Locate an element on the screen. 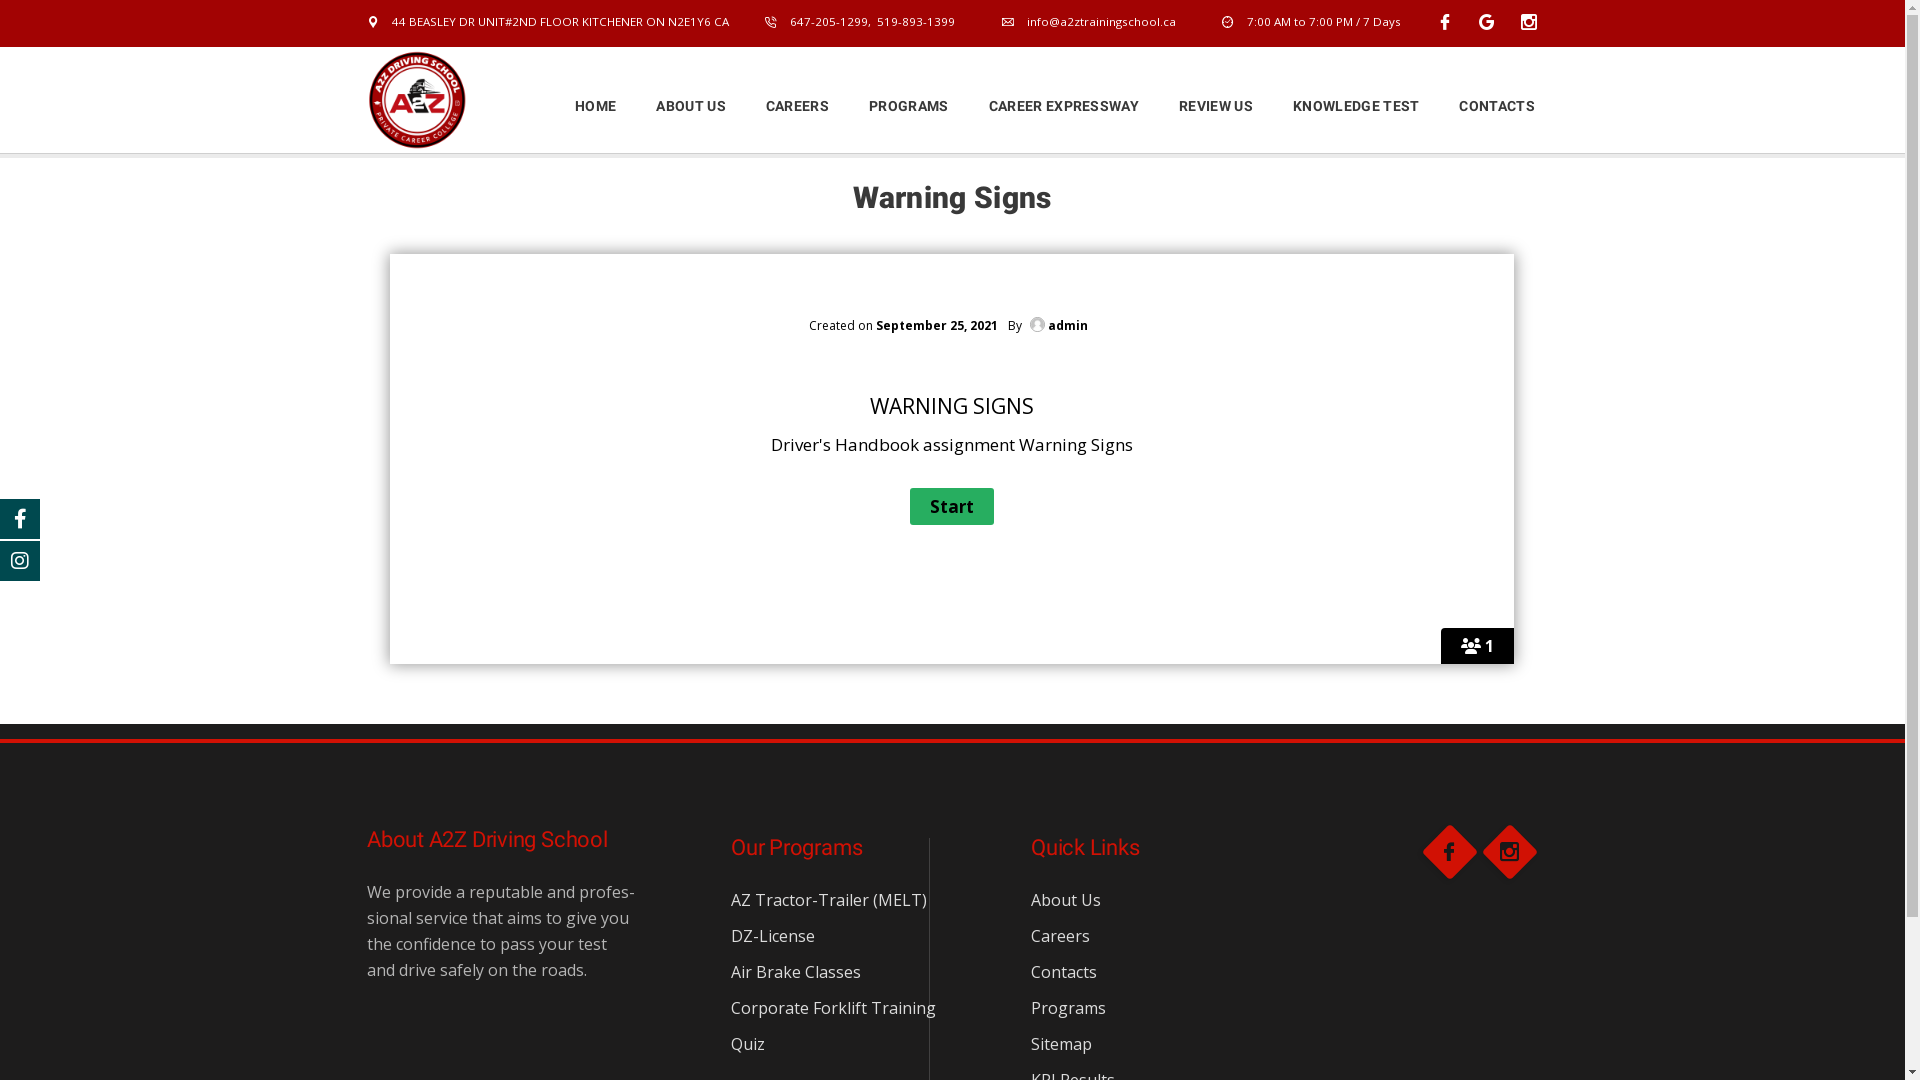 Image resolution: width=1920 pixels, height=1080 pixels. 'Air Brake Classes' is located at coordinates (795, 971).